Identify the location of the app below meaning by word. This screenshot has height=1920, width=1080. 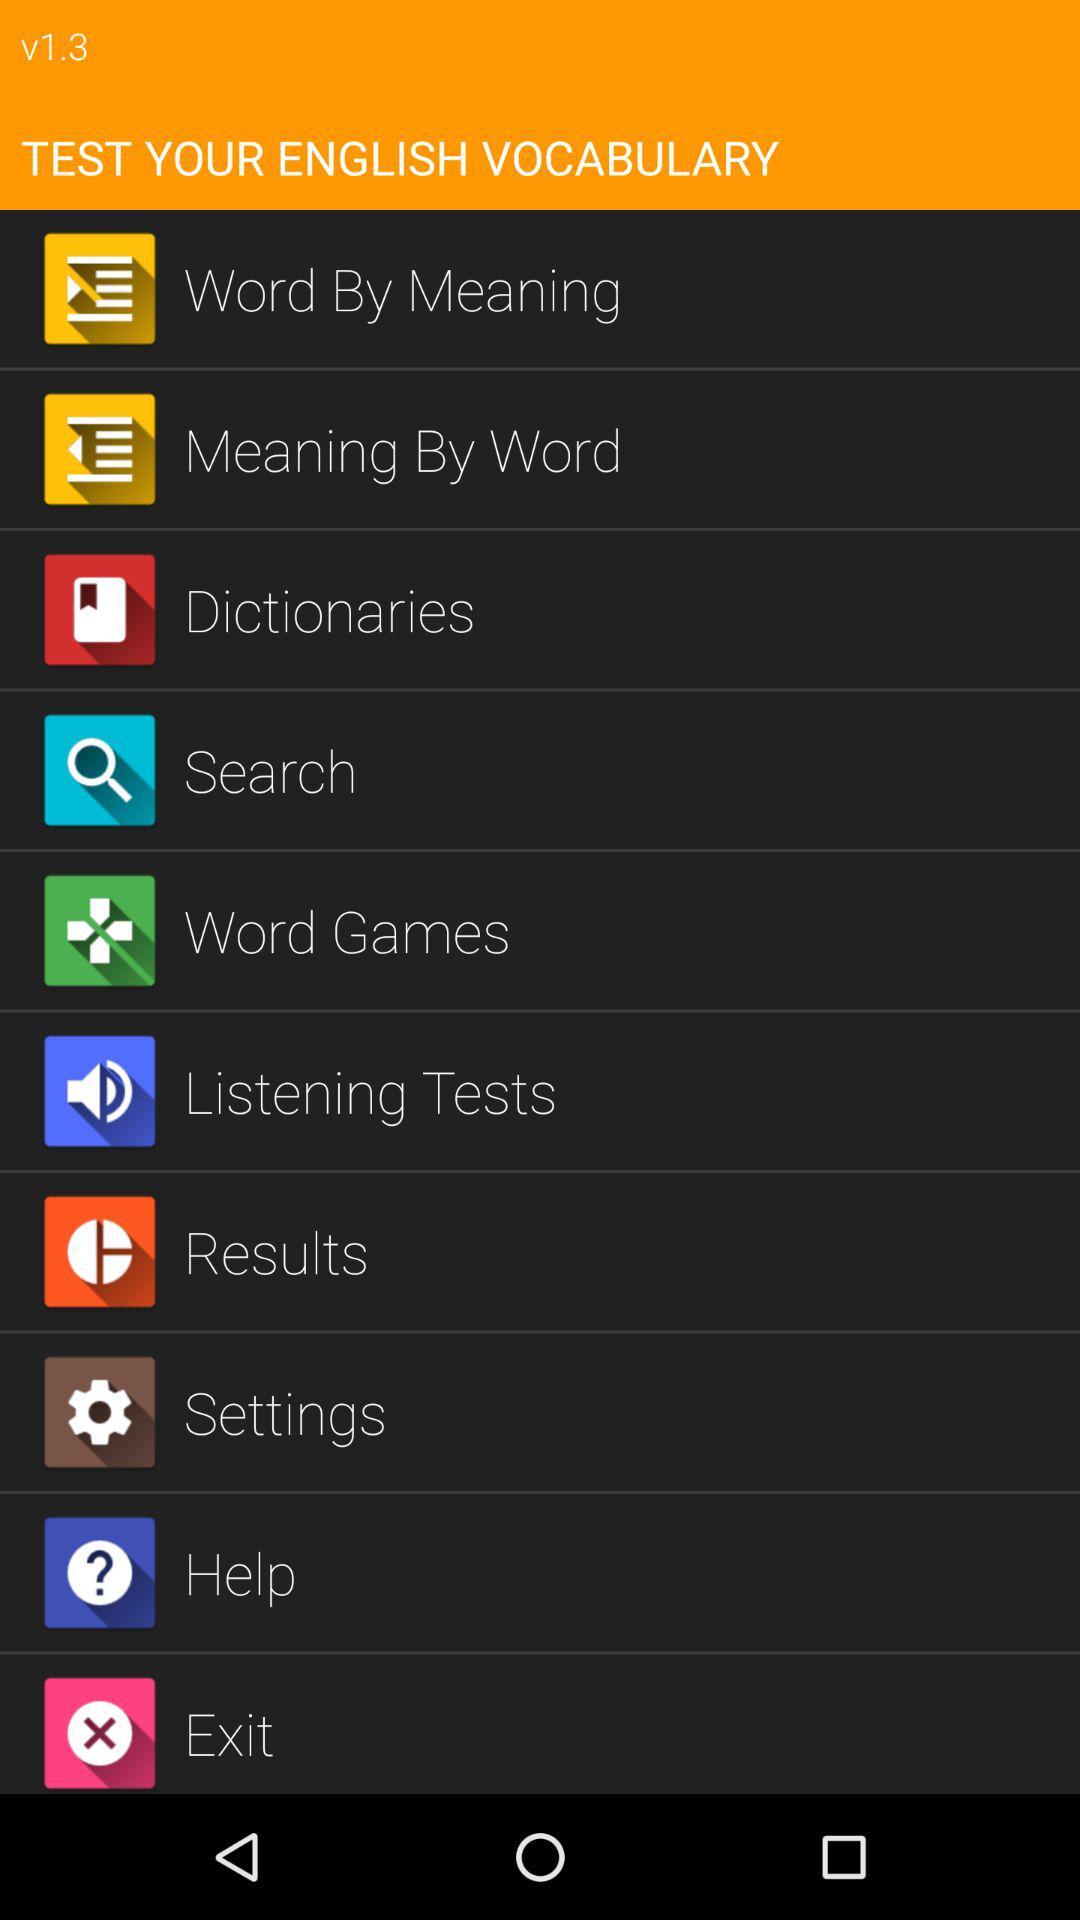
(623, 608).